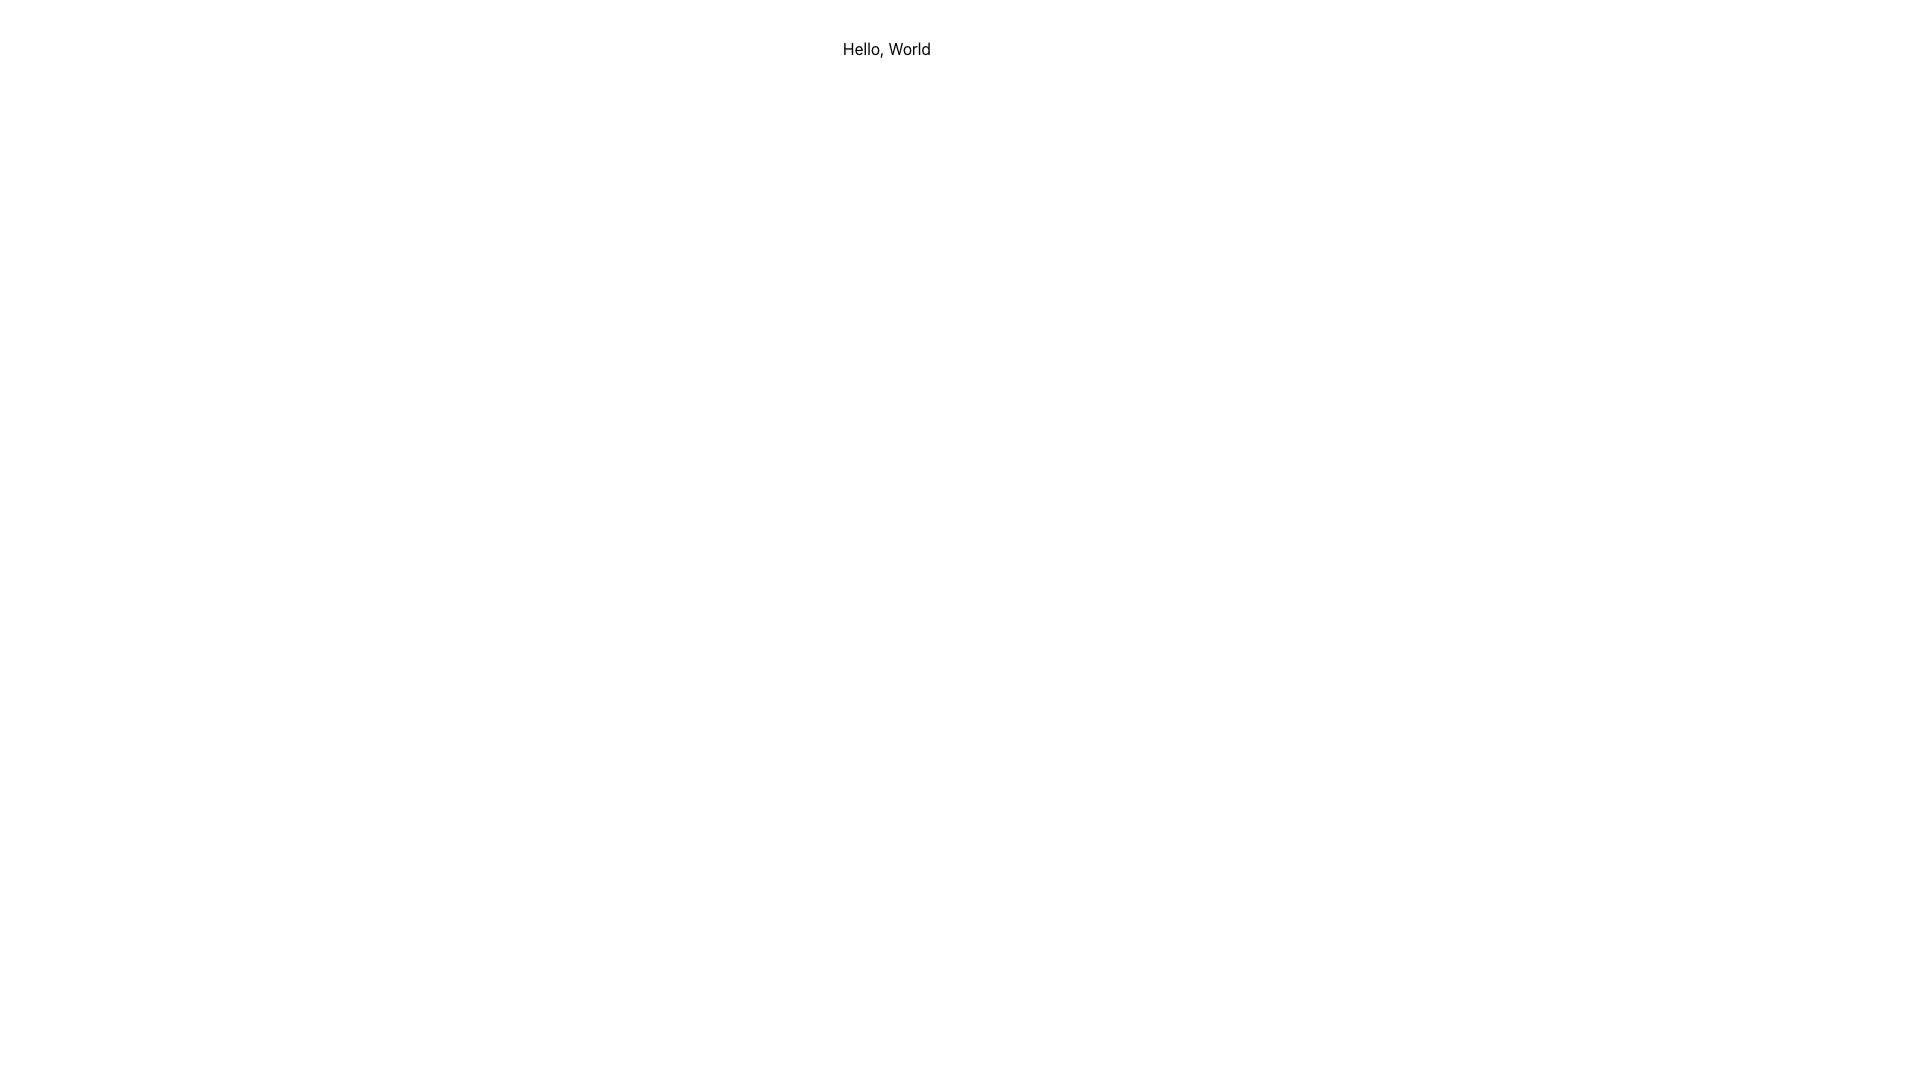 Image resolution: width=1920 pixels, height=1080 pixels. I want to click on text displayed in the Text Label element that contains the phrase 'Hello, World', so click(886, 48).